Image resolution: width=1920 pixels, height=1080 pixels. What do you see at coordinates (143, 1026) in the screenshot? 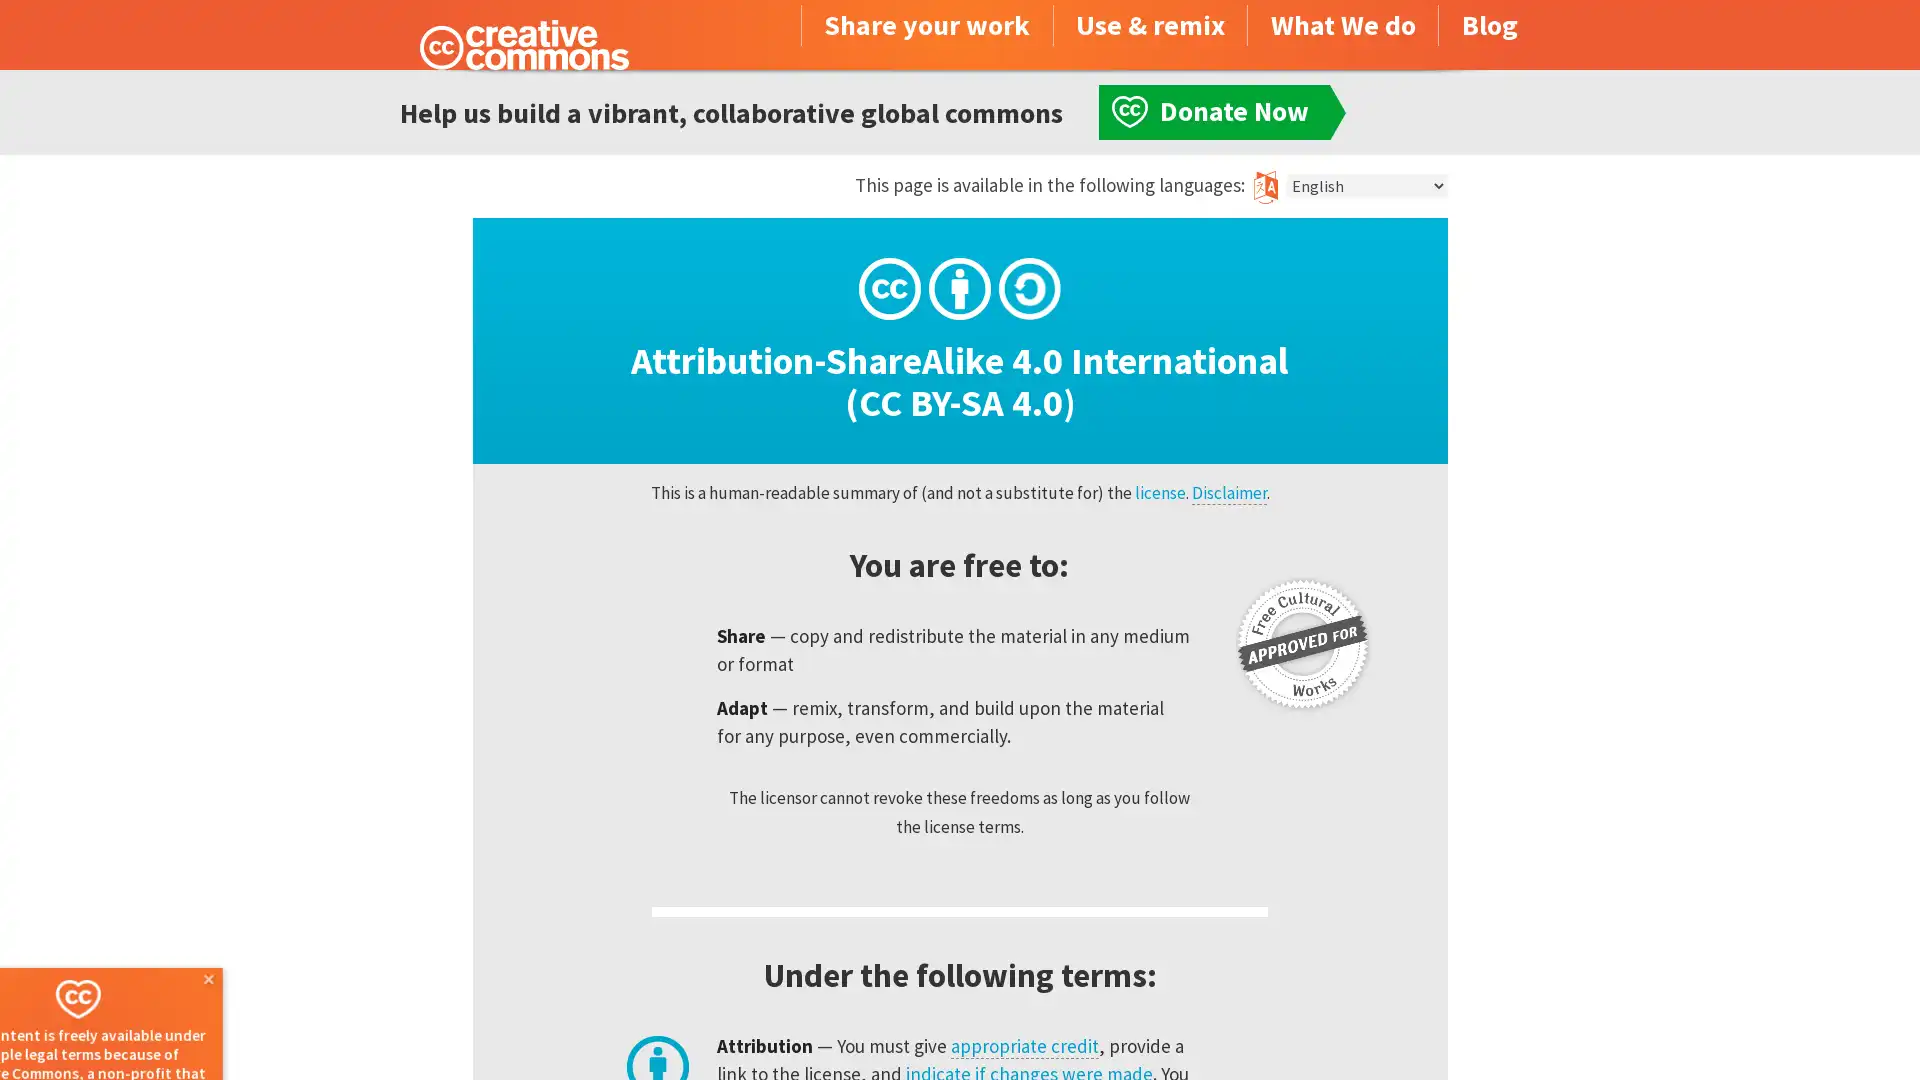
I see `Donate Now` at bounding box center [143, 1026].